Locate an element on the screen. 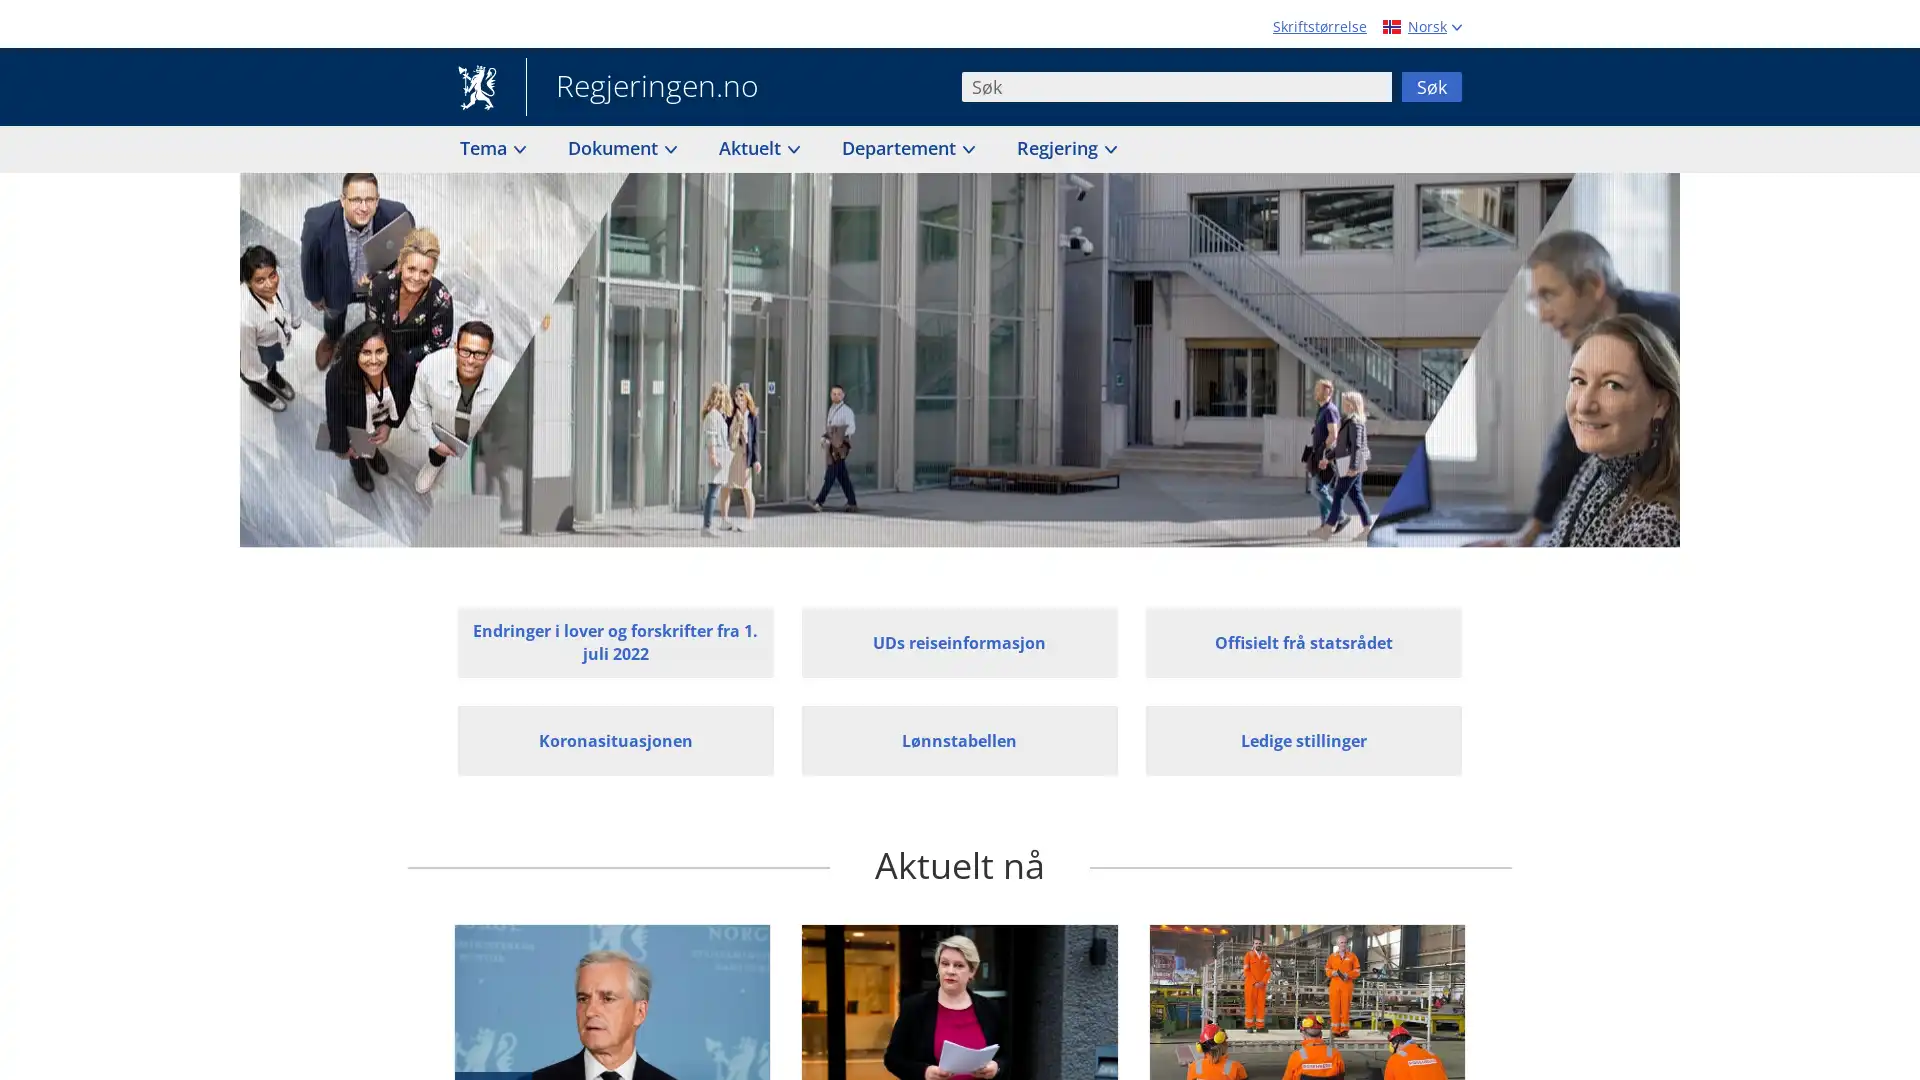 This screenshot has width=1920, height=1080. Norsk is located at coordinates (1419, 26).